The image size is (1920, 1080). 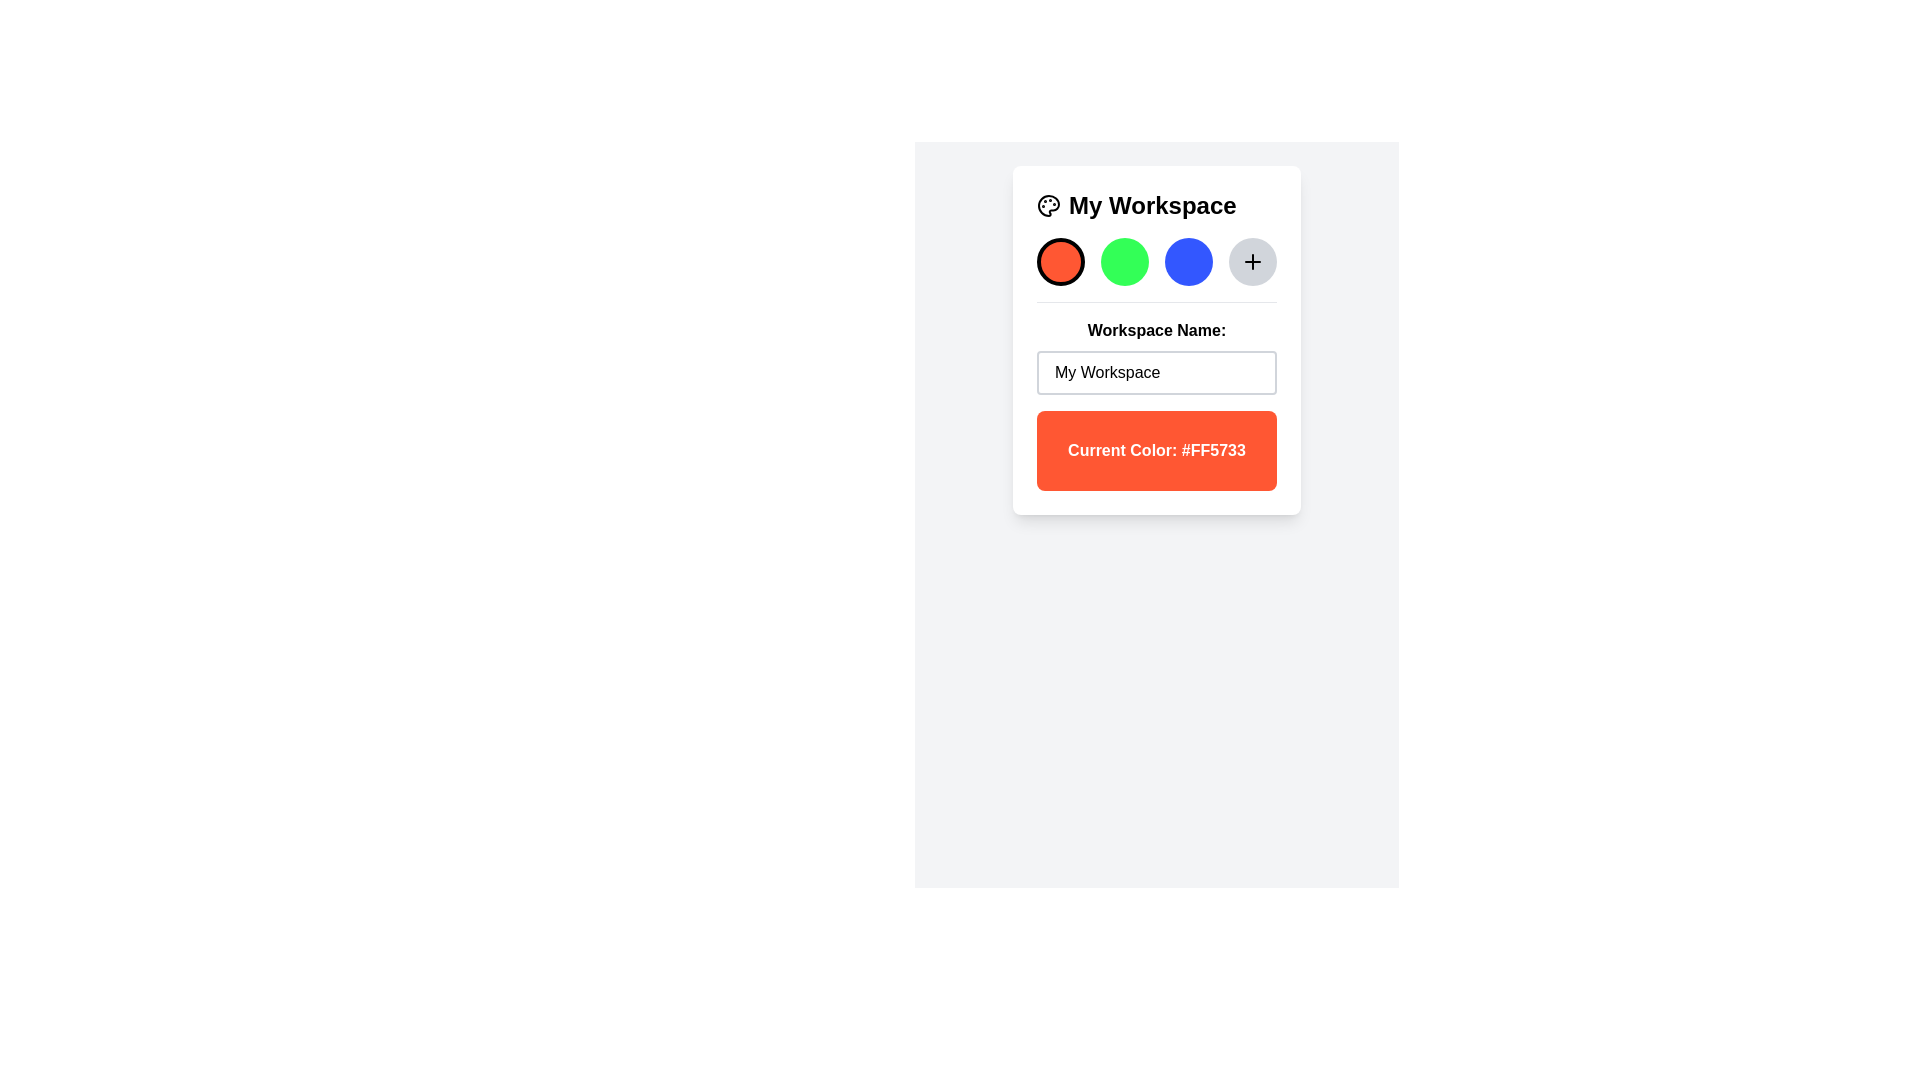 What do you see at coordinates (1048, 205) in the screenshot?
I see `the painter's palette icon located at the top-left corner of the 'My Workspace' panel, preceding the title text` at bounding box center [1048, 205].